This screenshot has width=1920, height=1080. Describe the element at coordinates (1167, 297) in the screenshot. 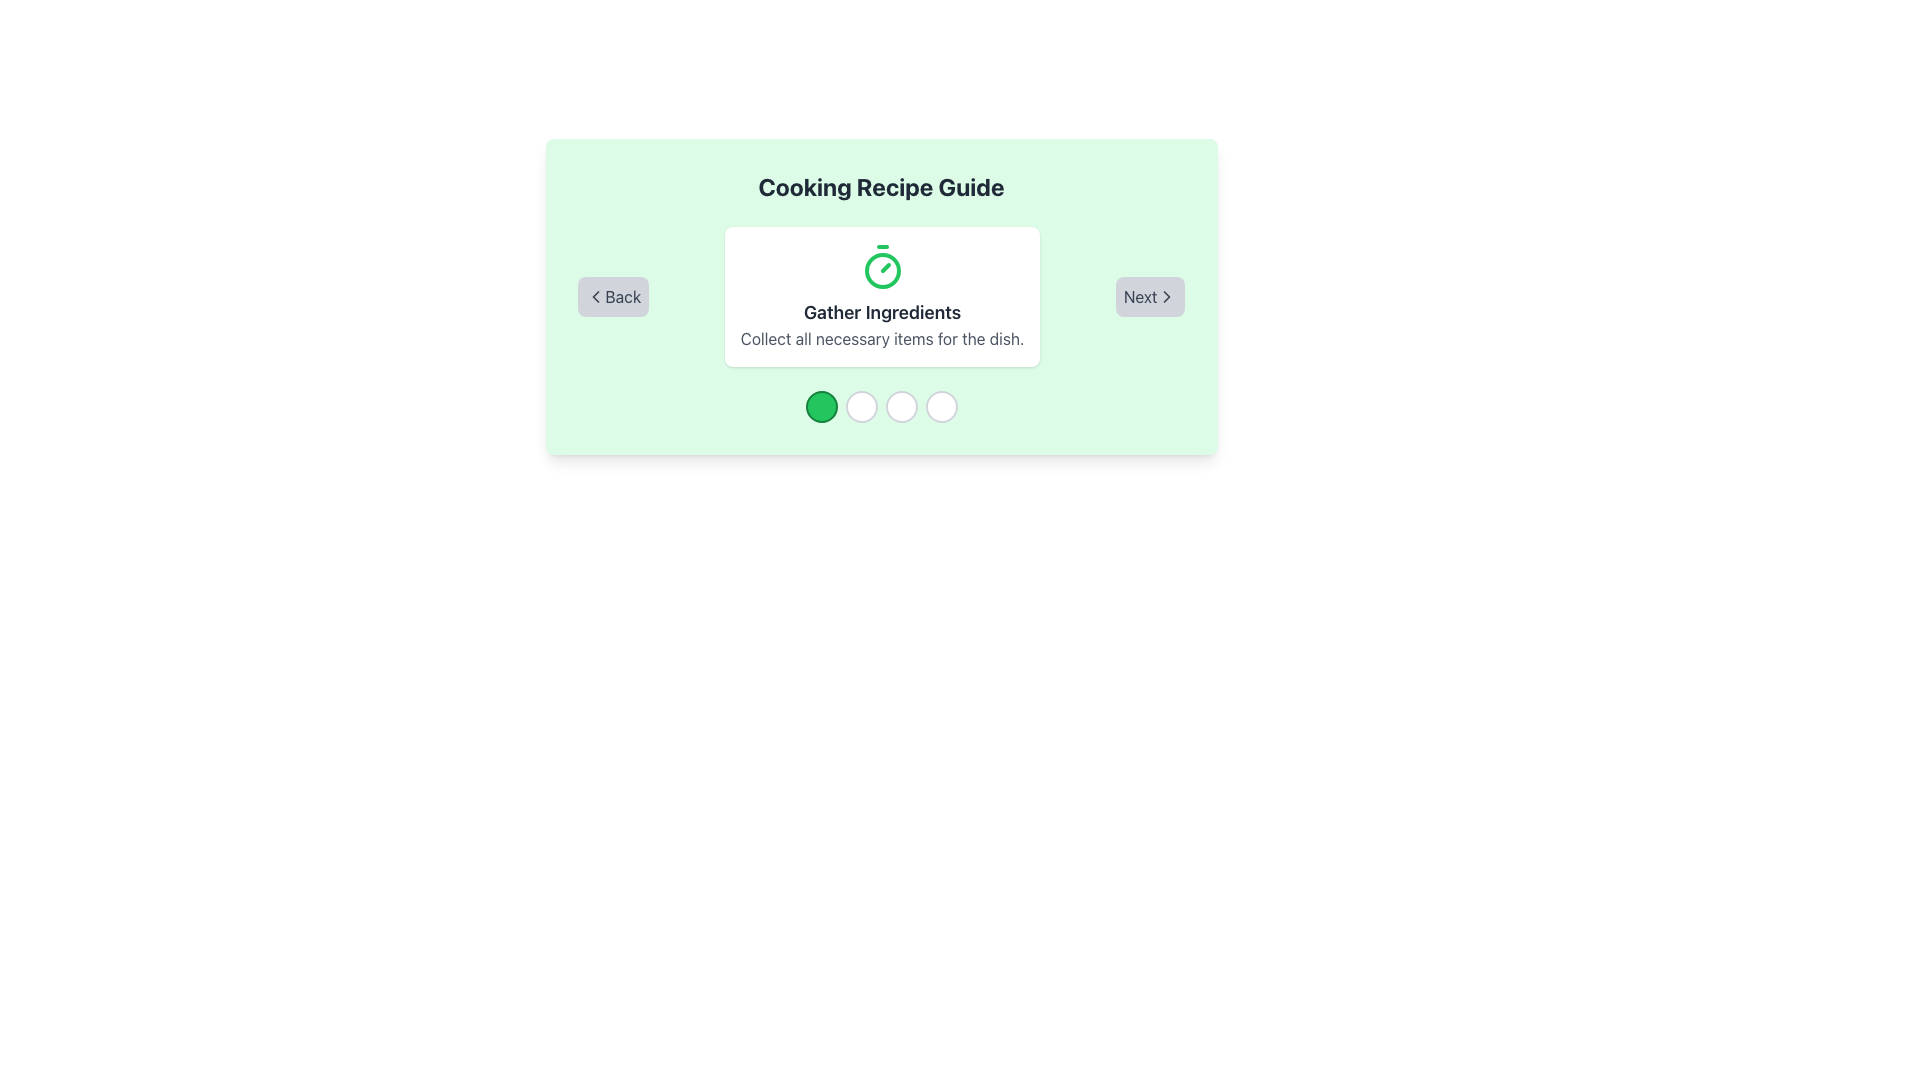

I see `the chevron-shaped icon pointing to the right, which is part of the 'Next' button on a gray background` at that location.